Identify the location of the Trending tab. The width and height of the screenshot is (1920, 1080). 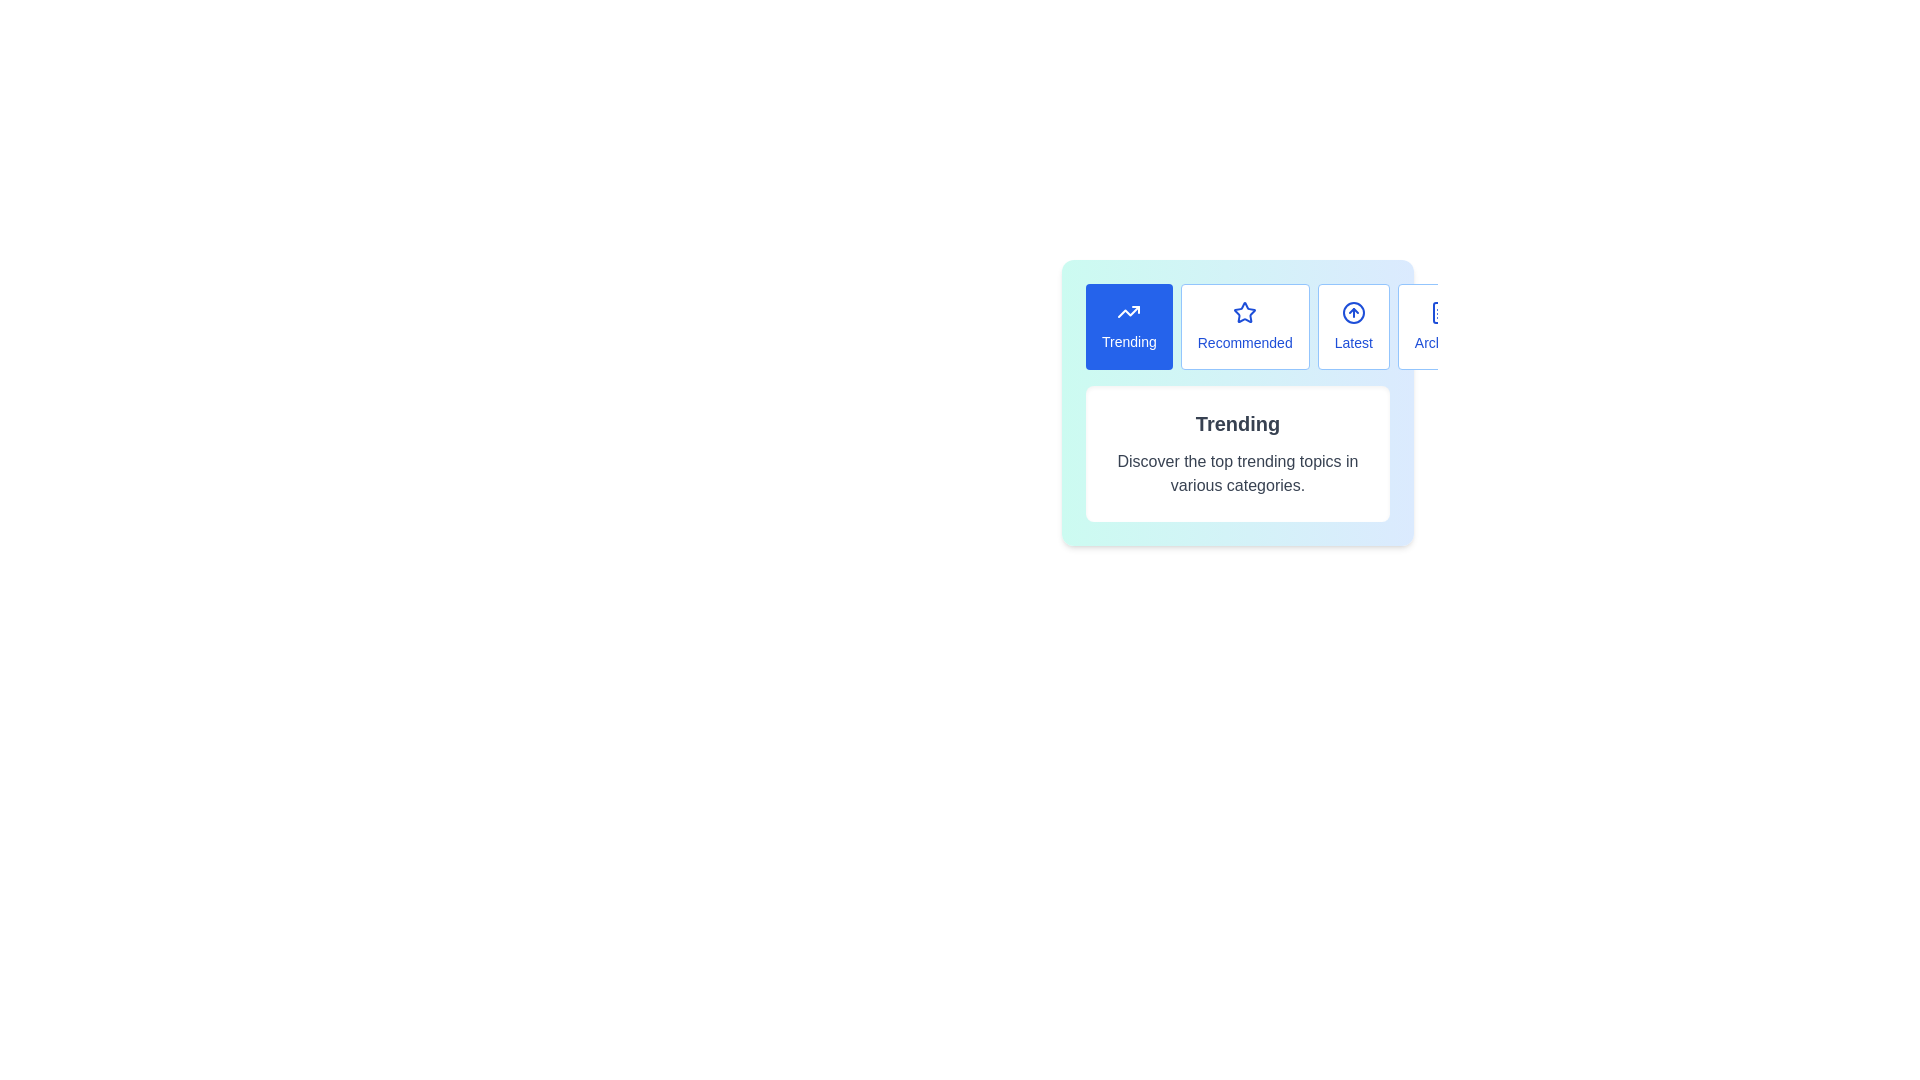
(1129, 326).